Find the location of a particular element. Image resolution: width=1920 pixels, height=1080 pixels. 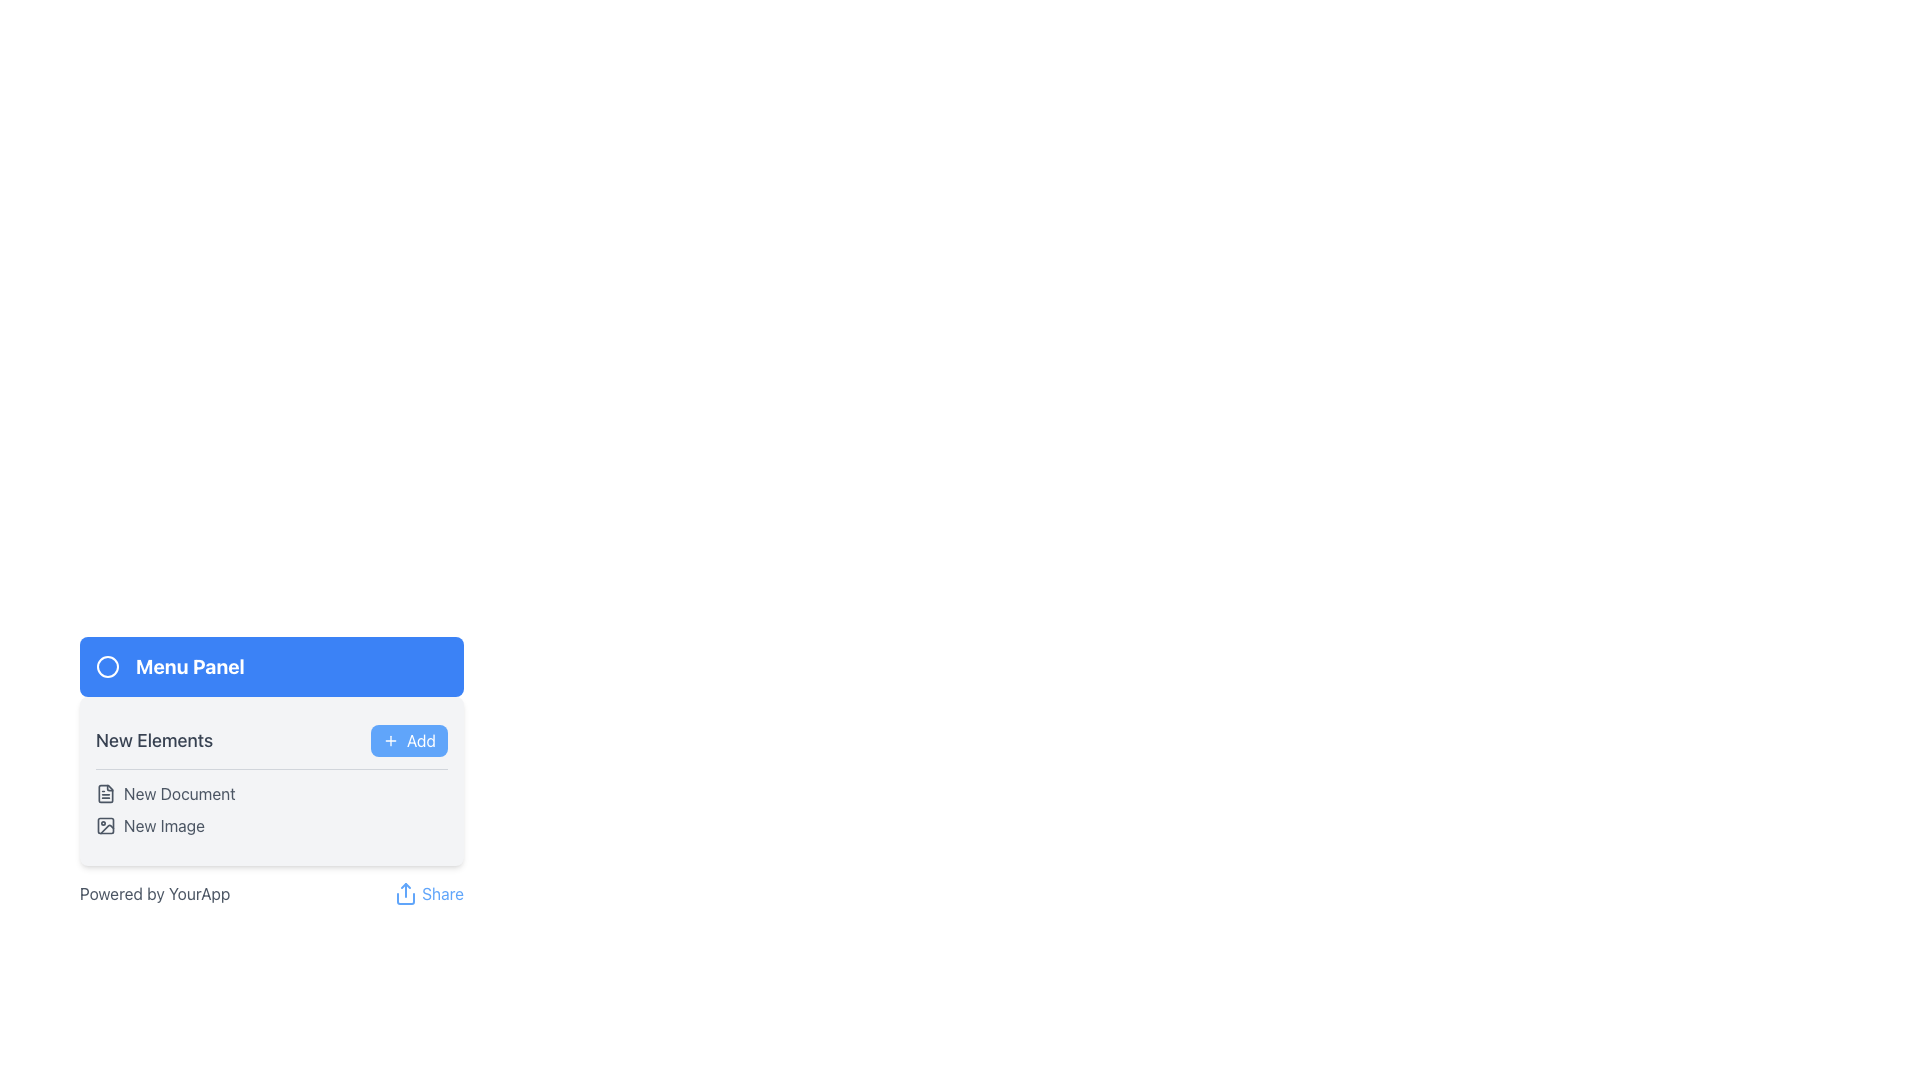

the bold white text 'Menu Panel' which is styled with an extra-large font and located inside a blue background with rounded corners at the bottom-left area of the interface is located at coordinates (190, 667).